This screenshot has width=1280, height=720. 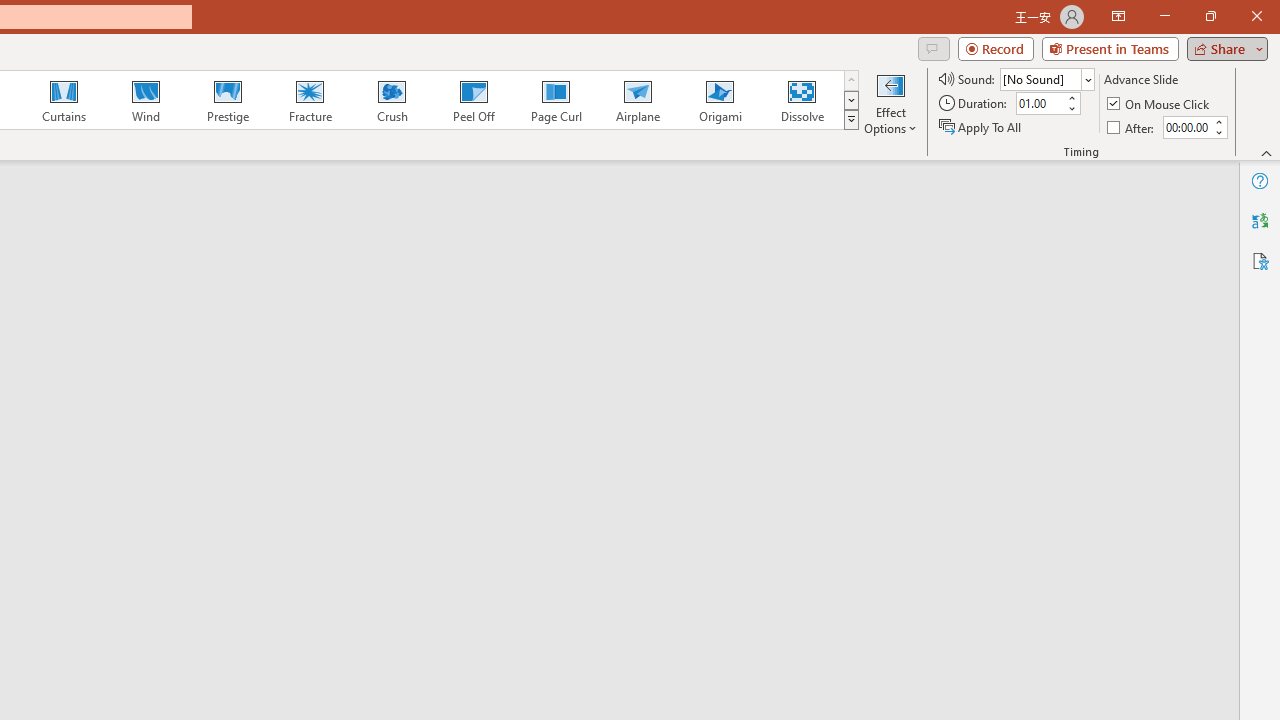 I want to click on 'Crush', so click(x=391, y=100).